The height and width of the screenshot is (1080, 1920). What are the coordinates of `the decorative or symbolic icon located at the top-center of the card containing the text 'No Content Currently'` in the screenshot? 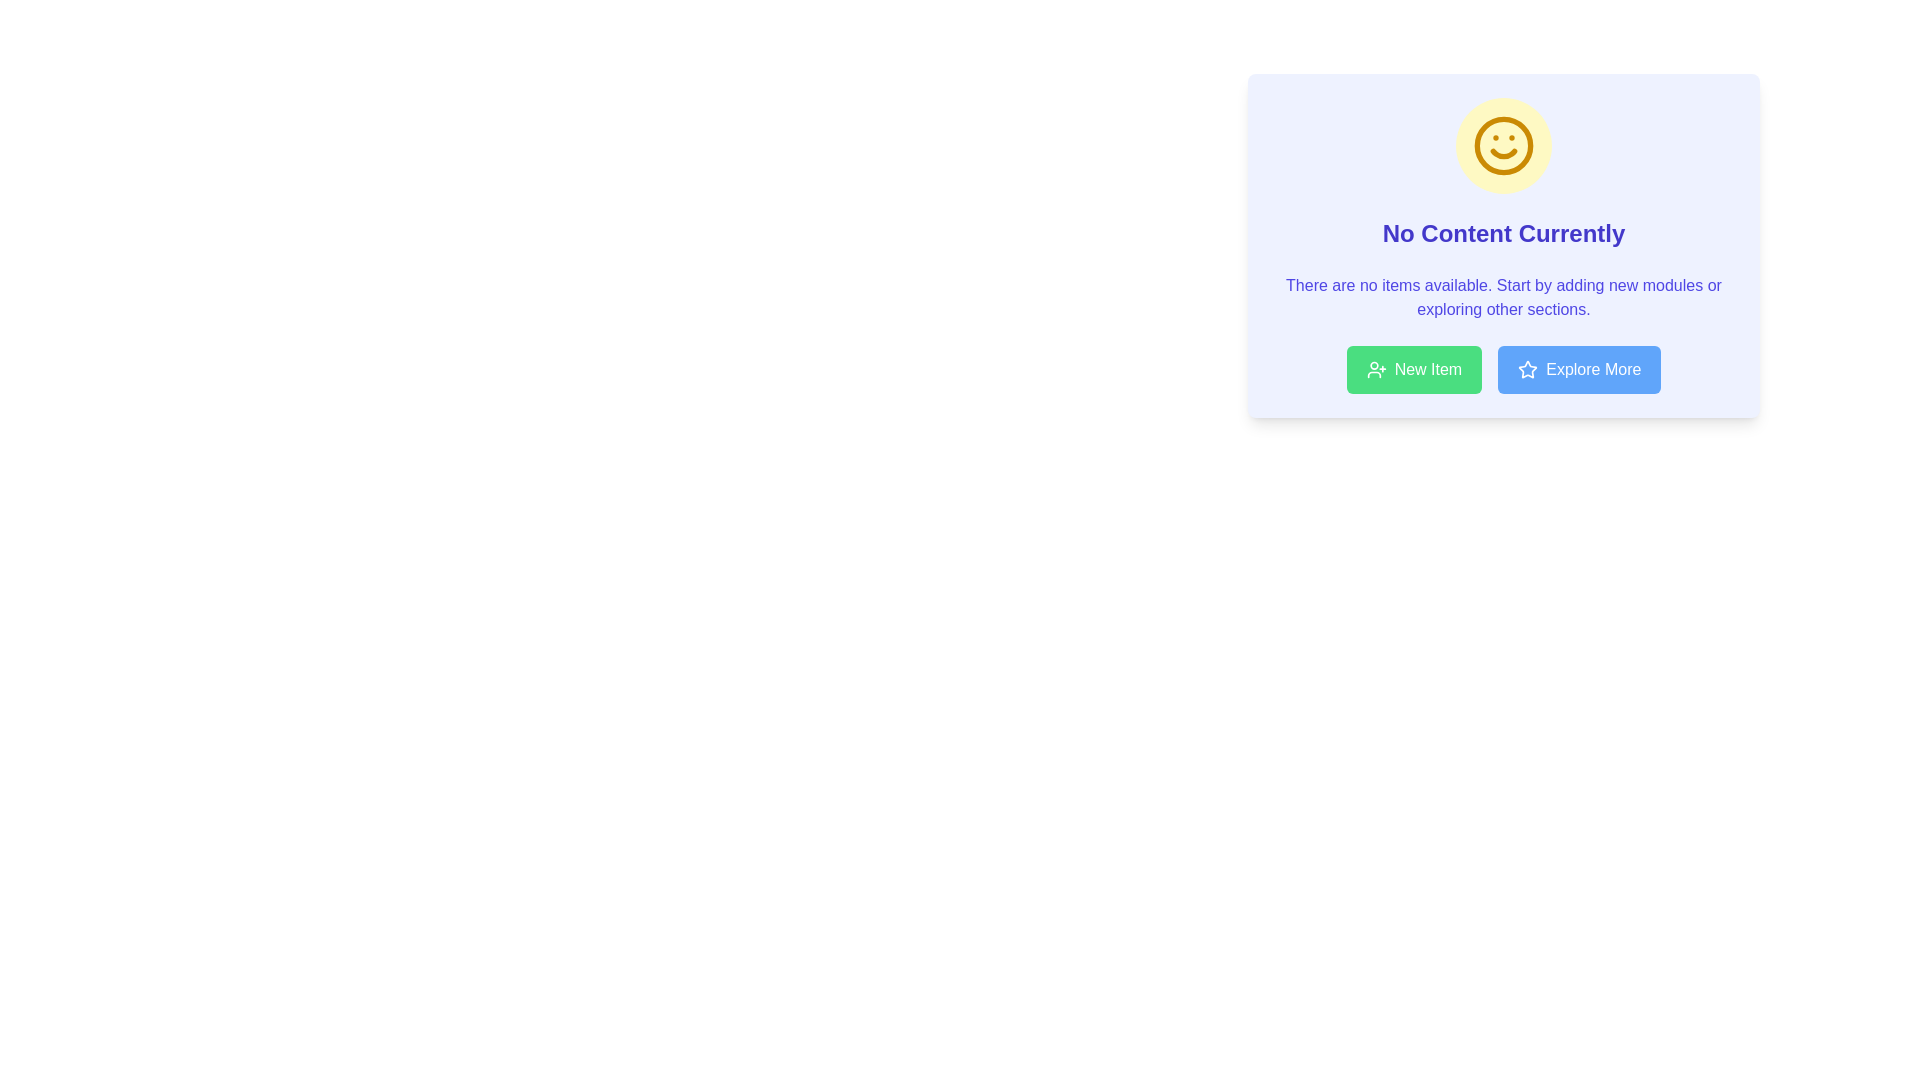 It's located at (1527, 369).